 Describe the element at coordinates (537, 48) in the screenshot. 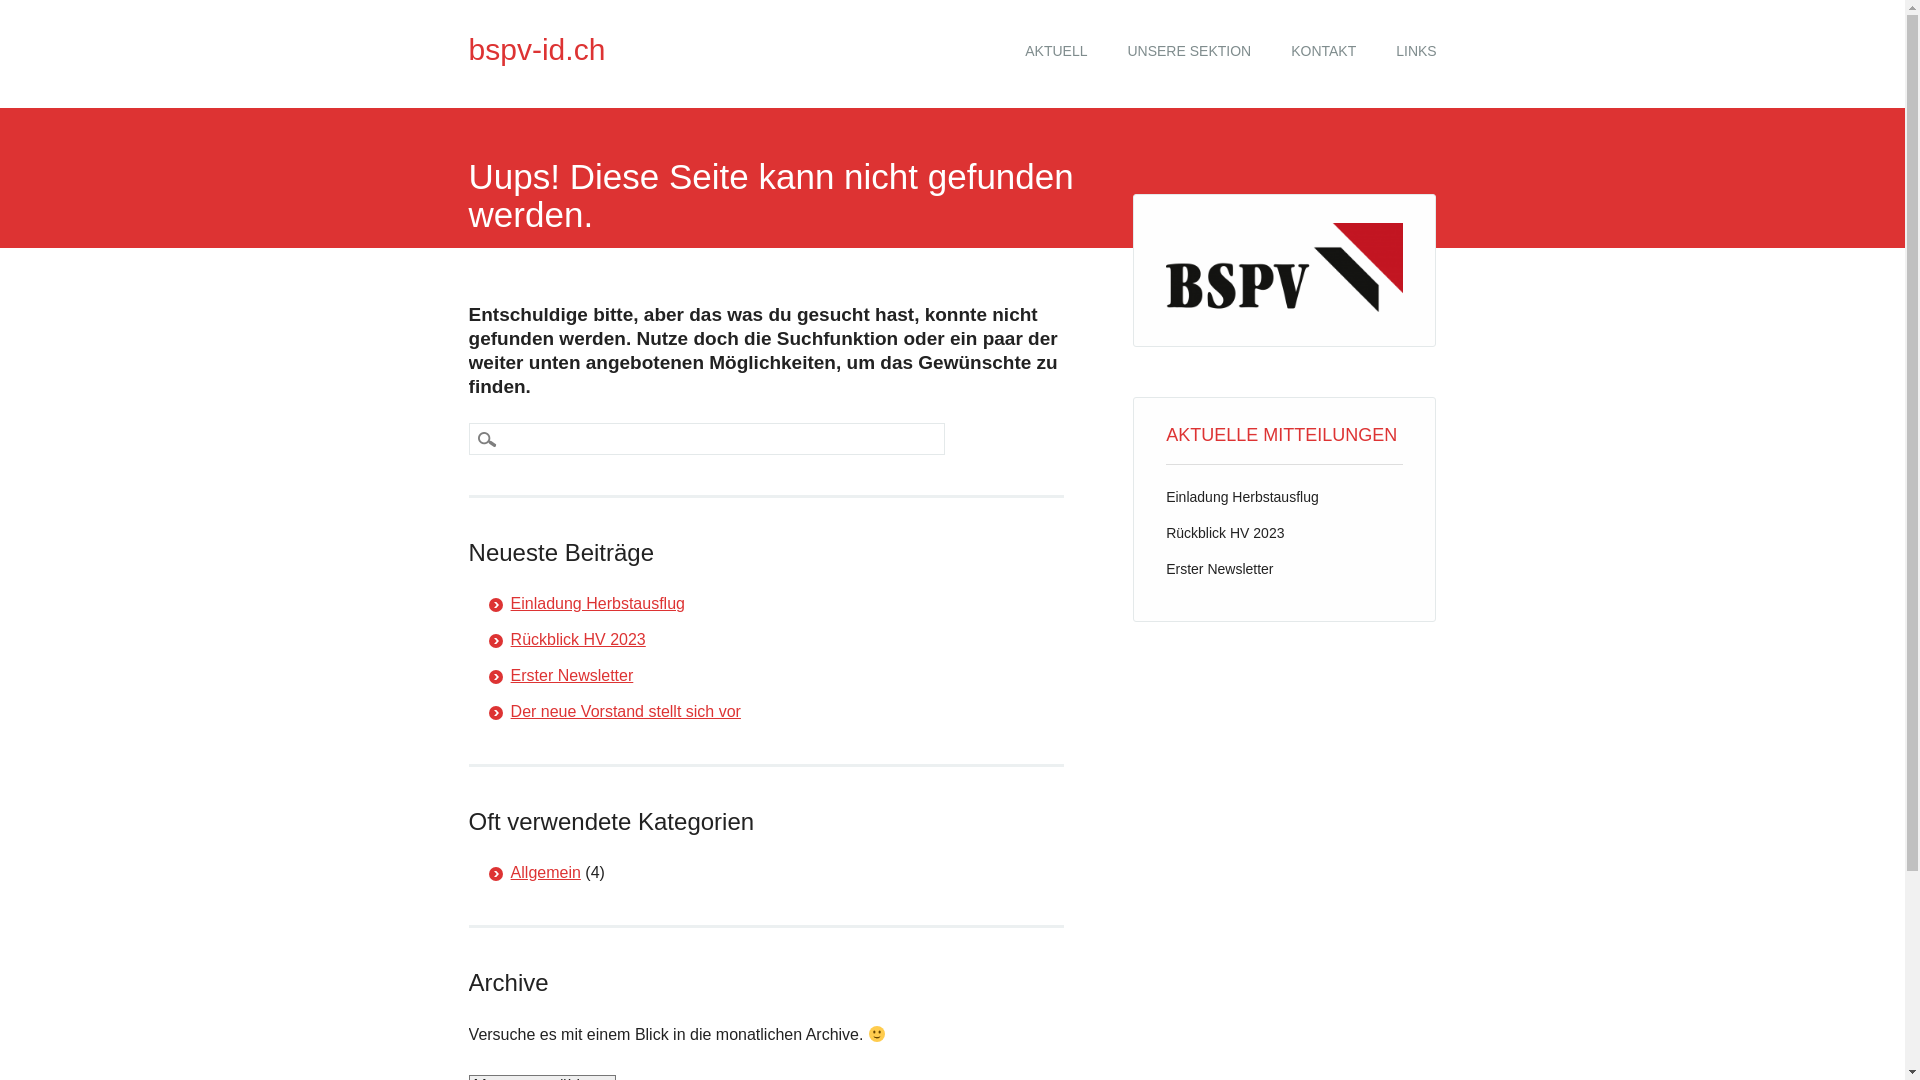

I see `'bspv-id.ch'` at that location.